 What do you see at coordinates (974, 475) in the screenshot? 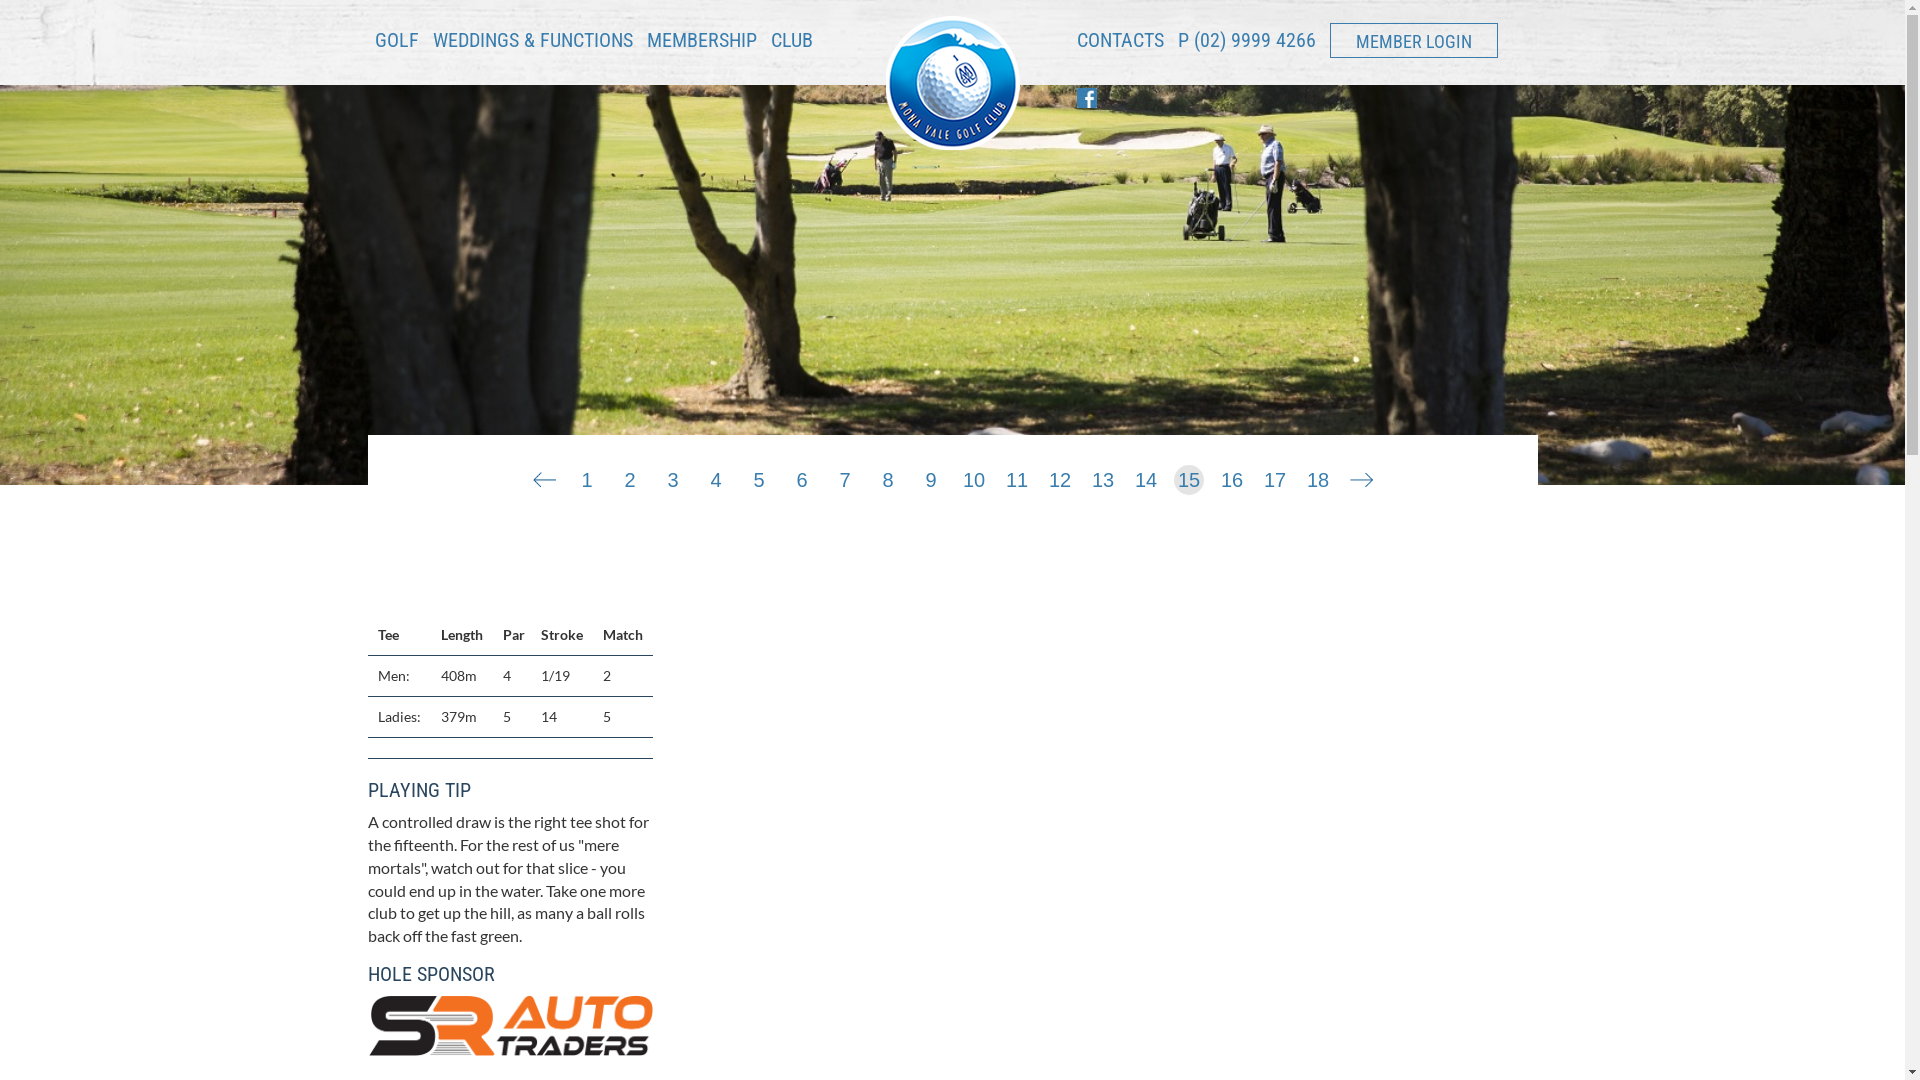
I see `'10'` at bounding box center [974, 475].